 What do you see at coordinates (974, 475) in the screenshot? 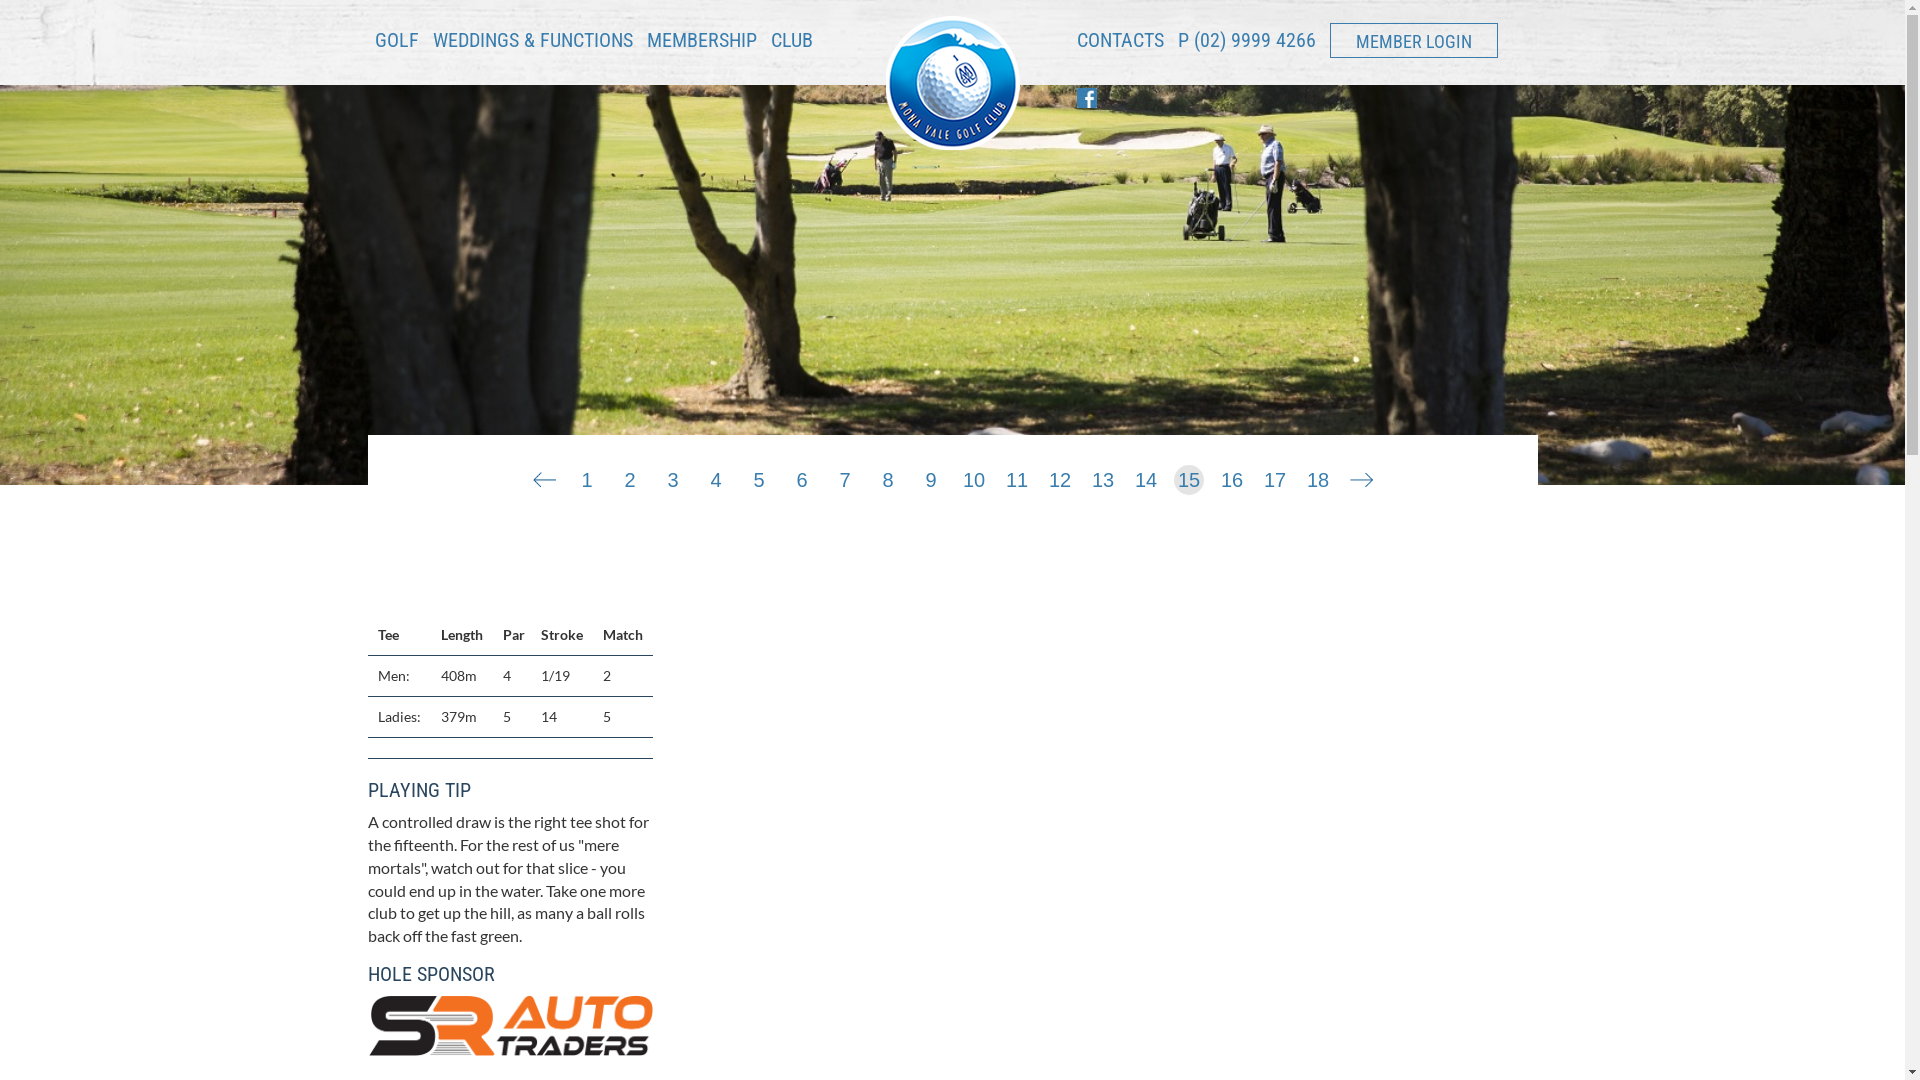
I see `'10'` at bounding box center [974, 475].